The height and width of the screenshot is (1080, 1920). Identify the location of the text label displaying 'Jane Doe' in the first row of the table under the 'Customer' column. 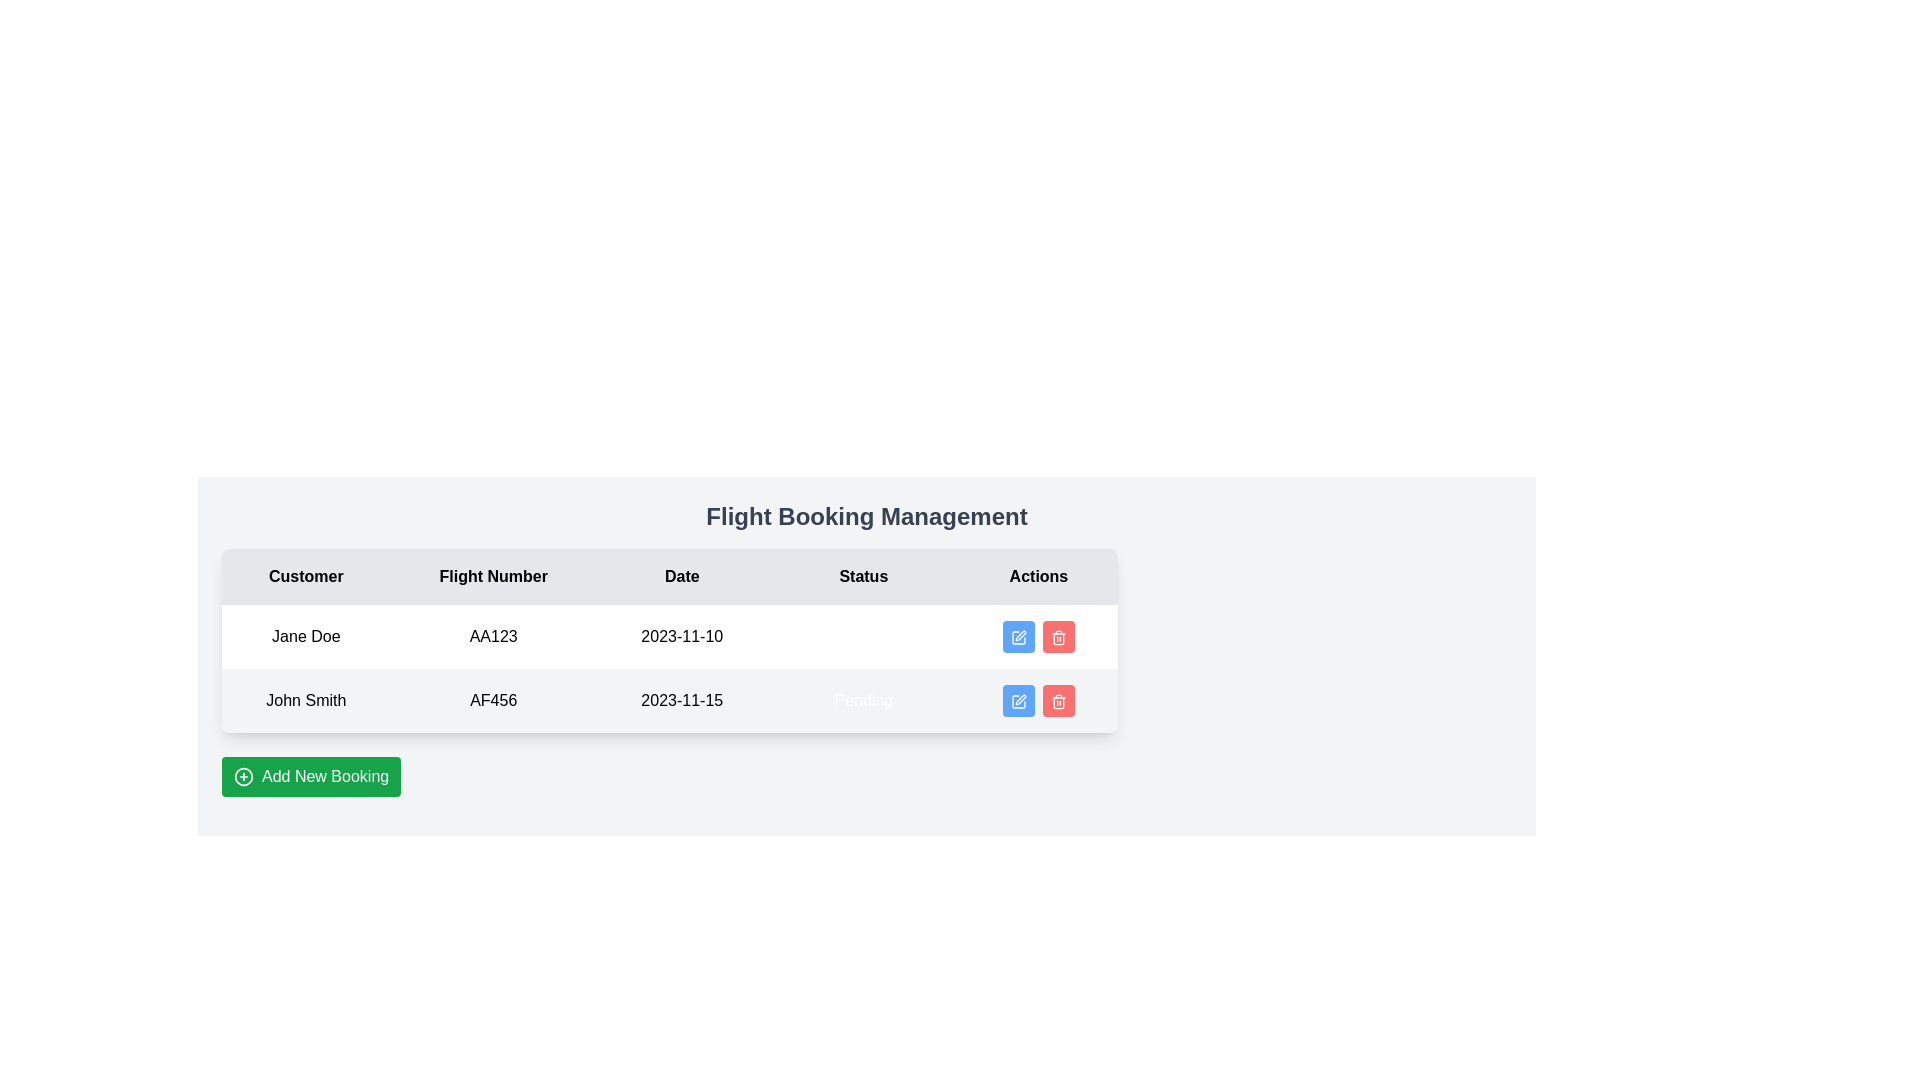
(305, 636).